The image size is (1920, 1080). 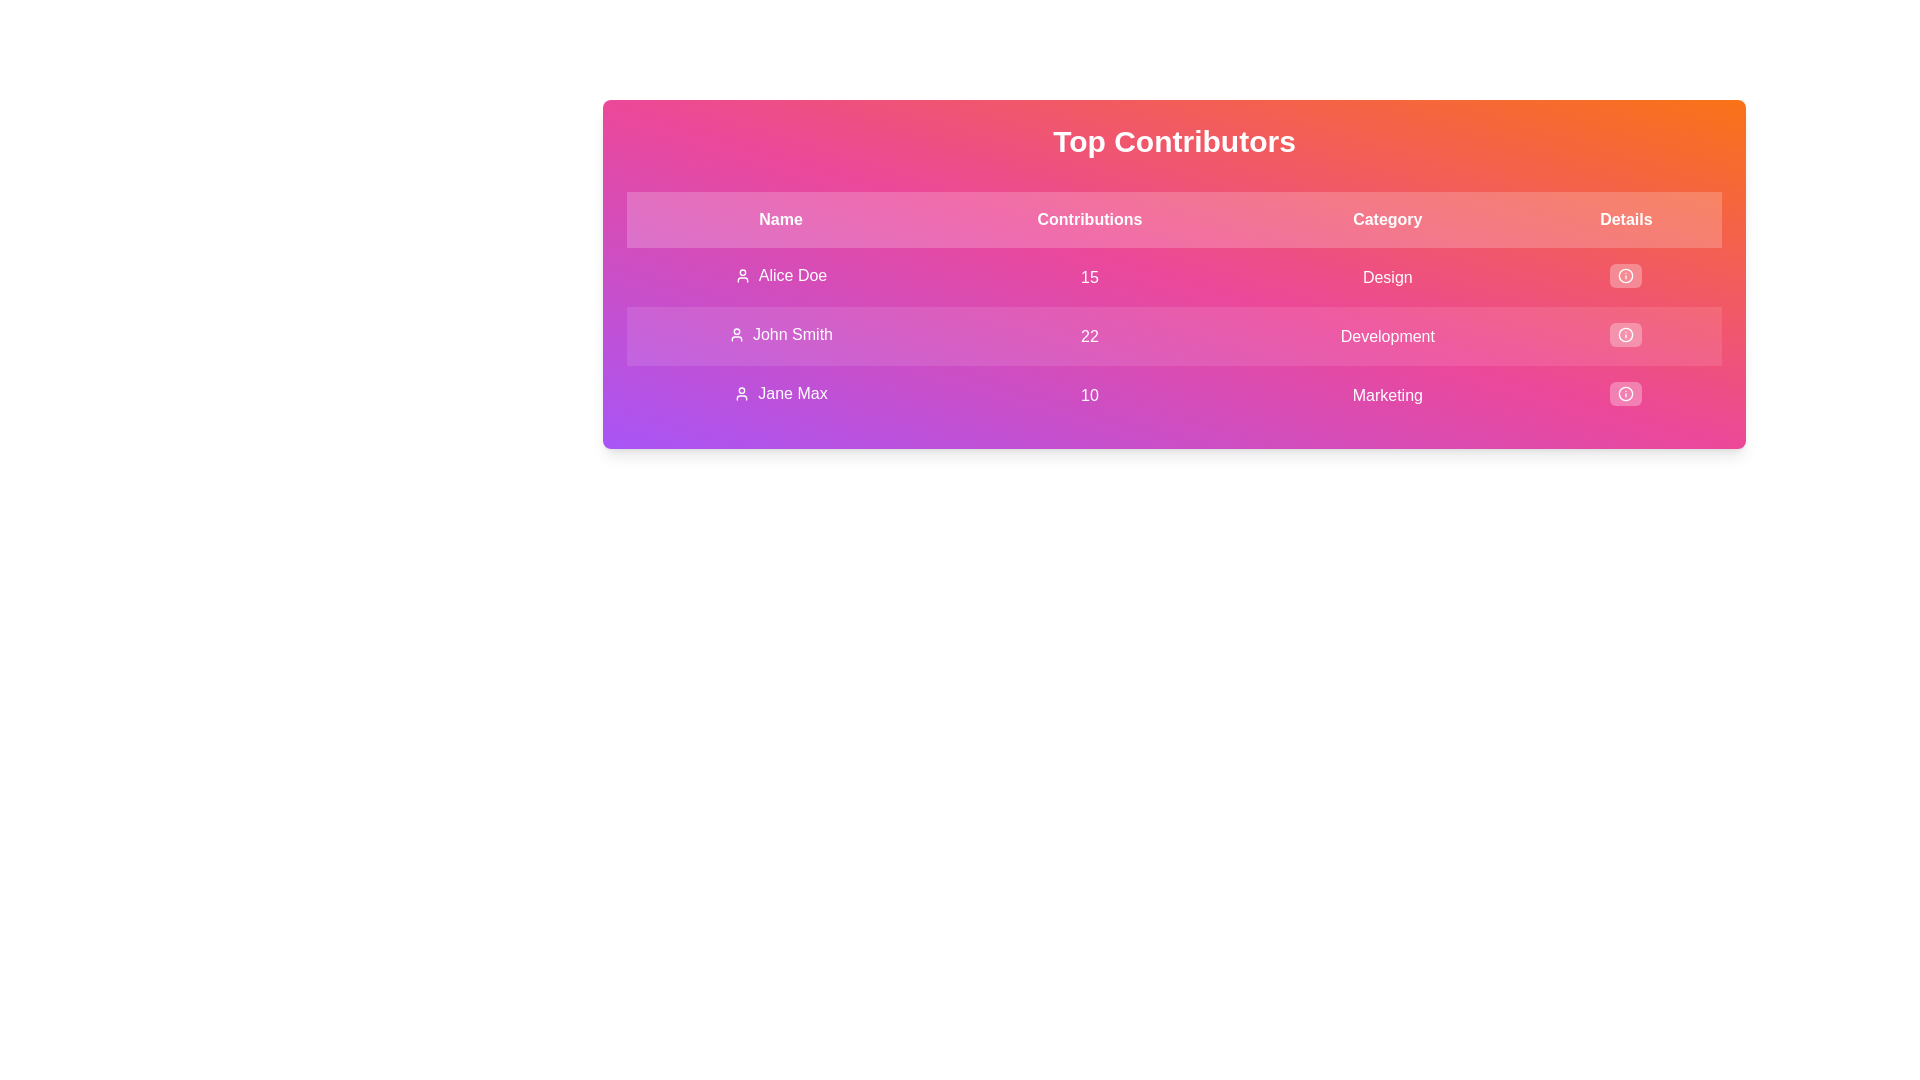 I want to click on the design of the user silhouette icon located to the left of the text 'Alice Doe' in the contributors' list, so click(x=741, y=276).